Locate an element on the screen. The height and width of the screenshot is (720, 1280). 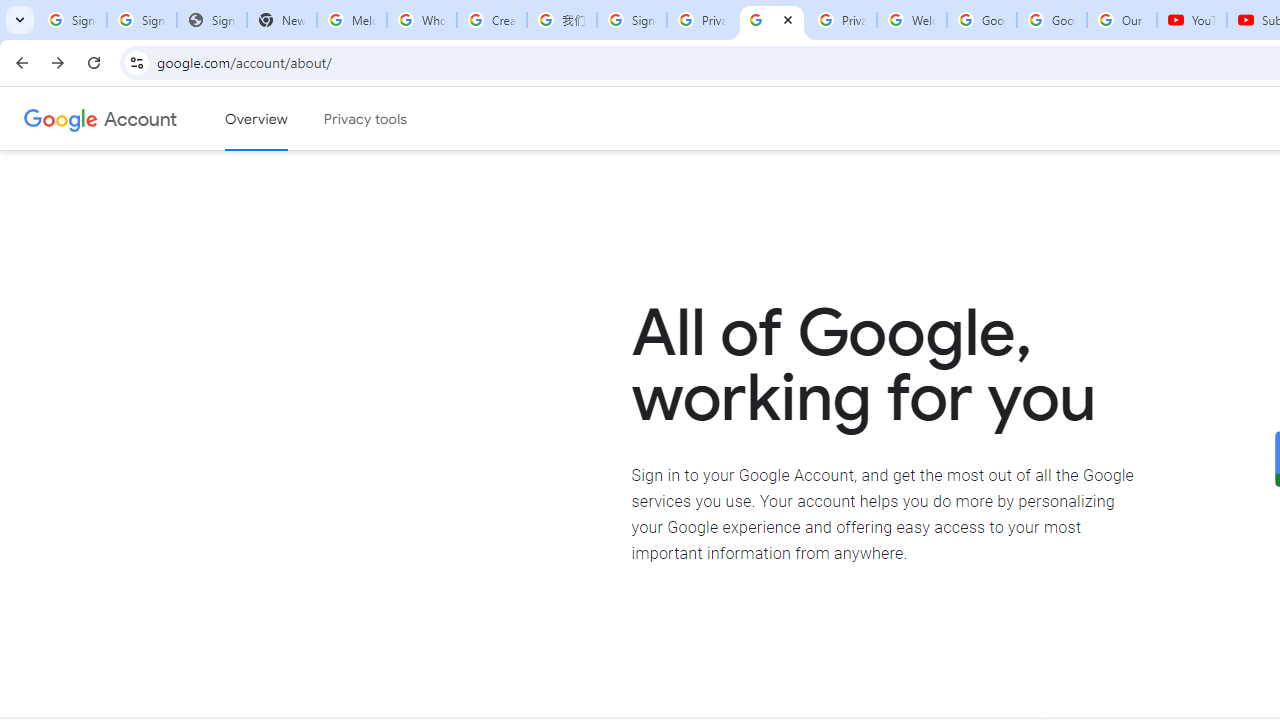
'Privacy tools' is located at coordinates (366, 119).